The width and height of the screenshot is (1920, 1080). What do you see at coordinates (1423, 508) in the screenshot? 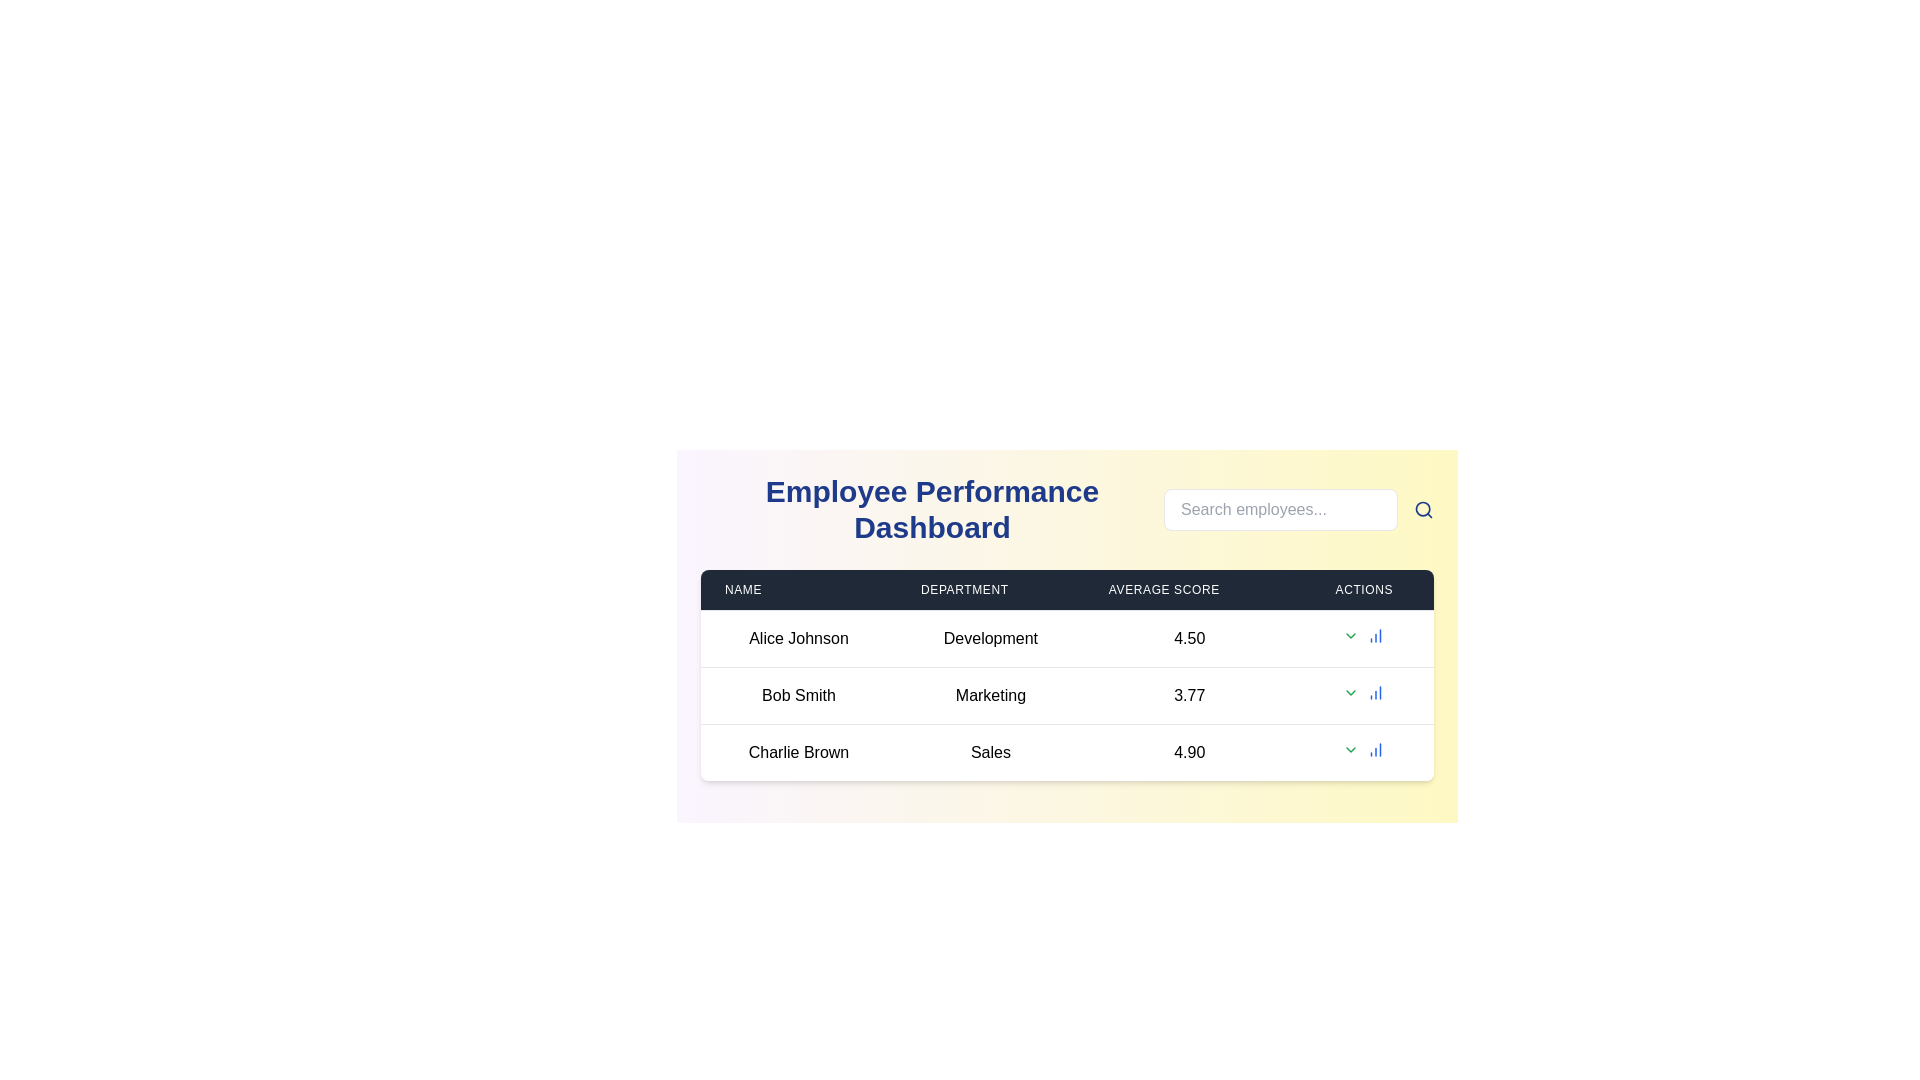
I see `the blue magnifying glass icon on the right side of the 'Search employees...' text input field to interact with the search function` at bounding box center [1423, 508].